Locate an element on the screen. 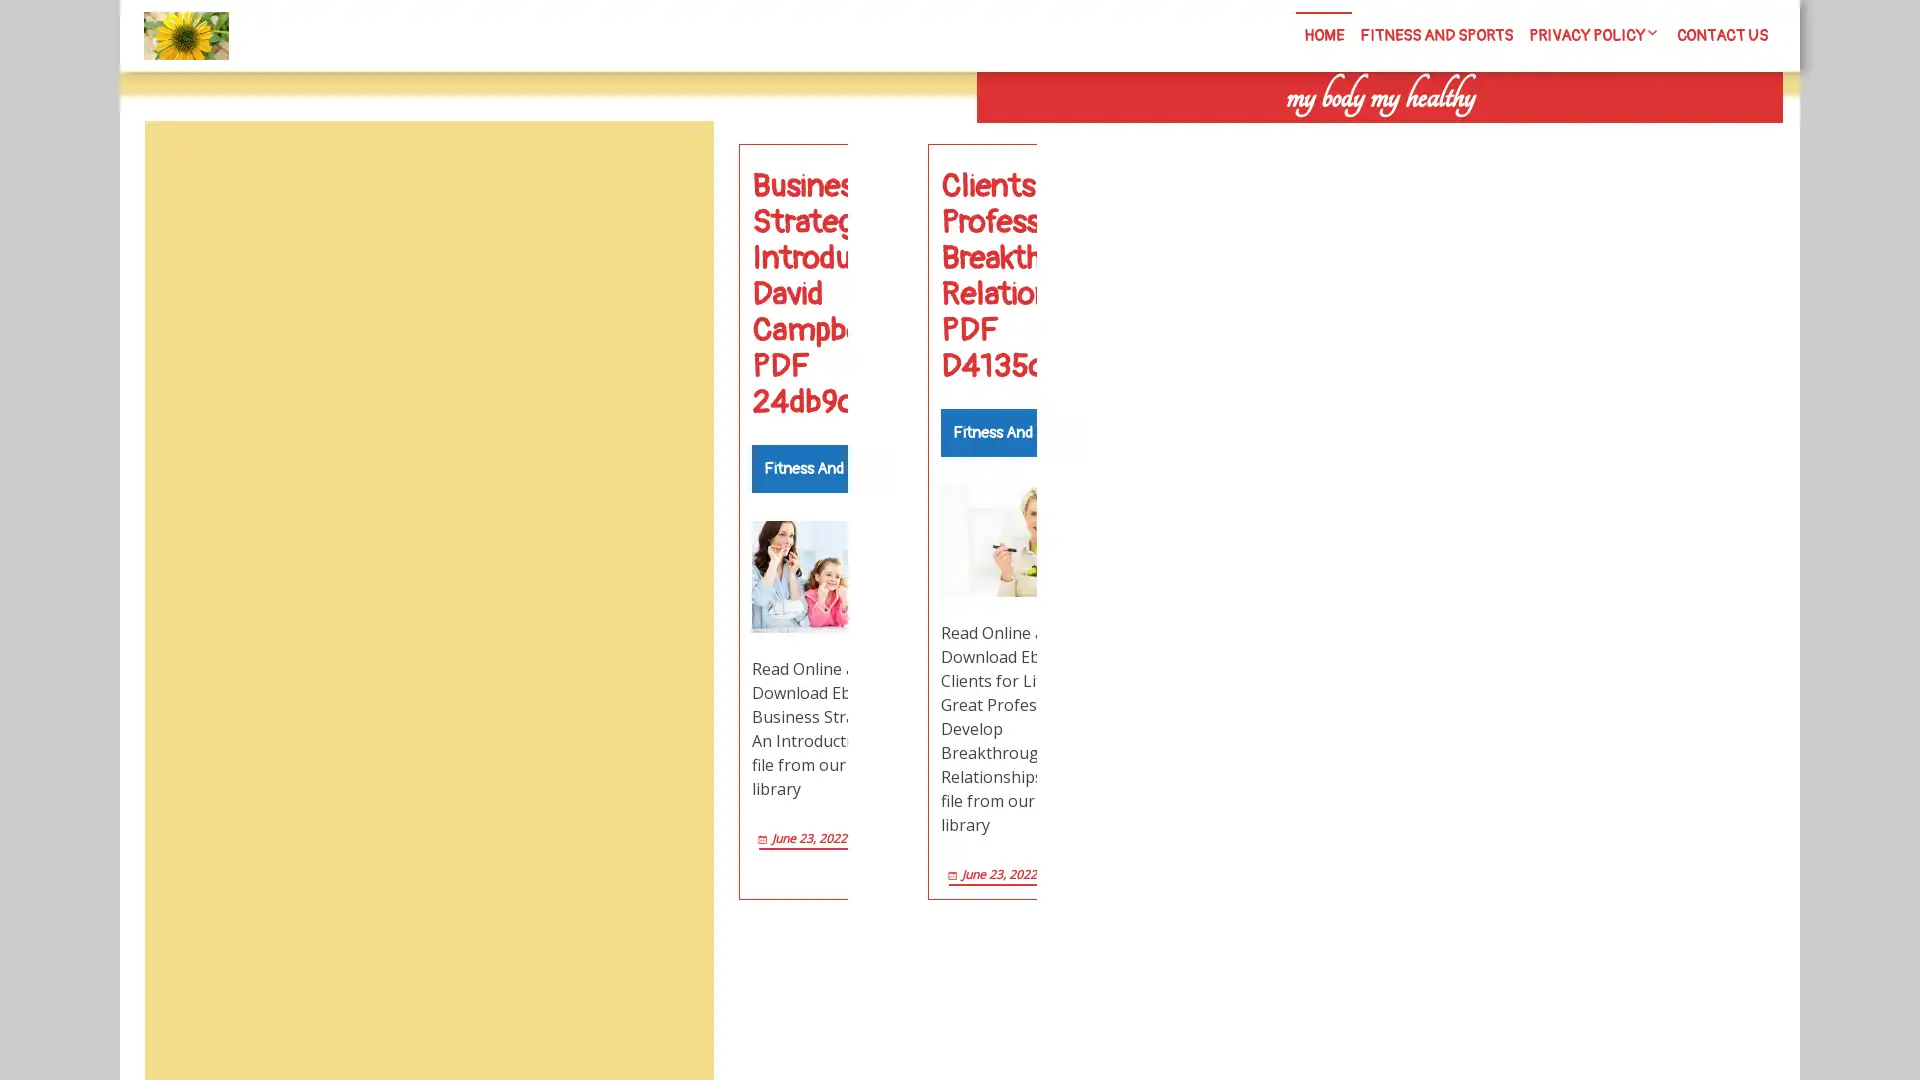  Search is located at coordinates (1557, 140).